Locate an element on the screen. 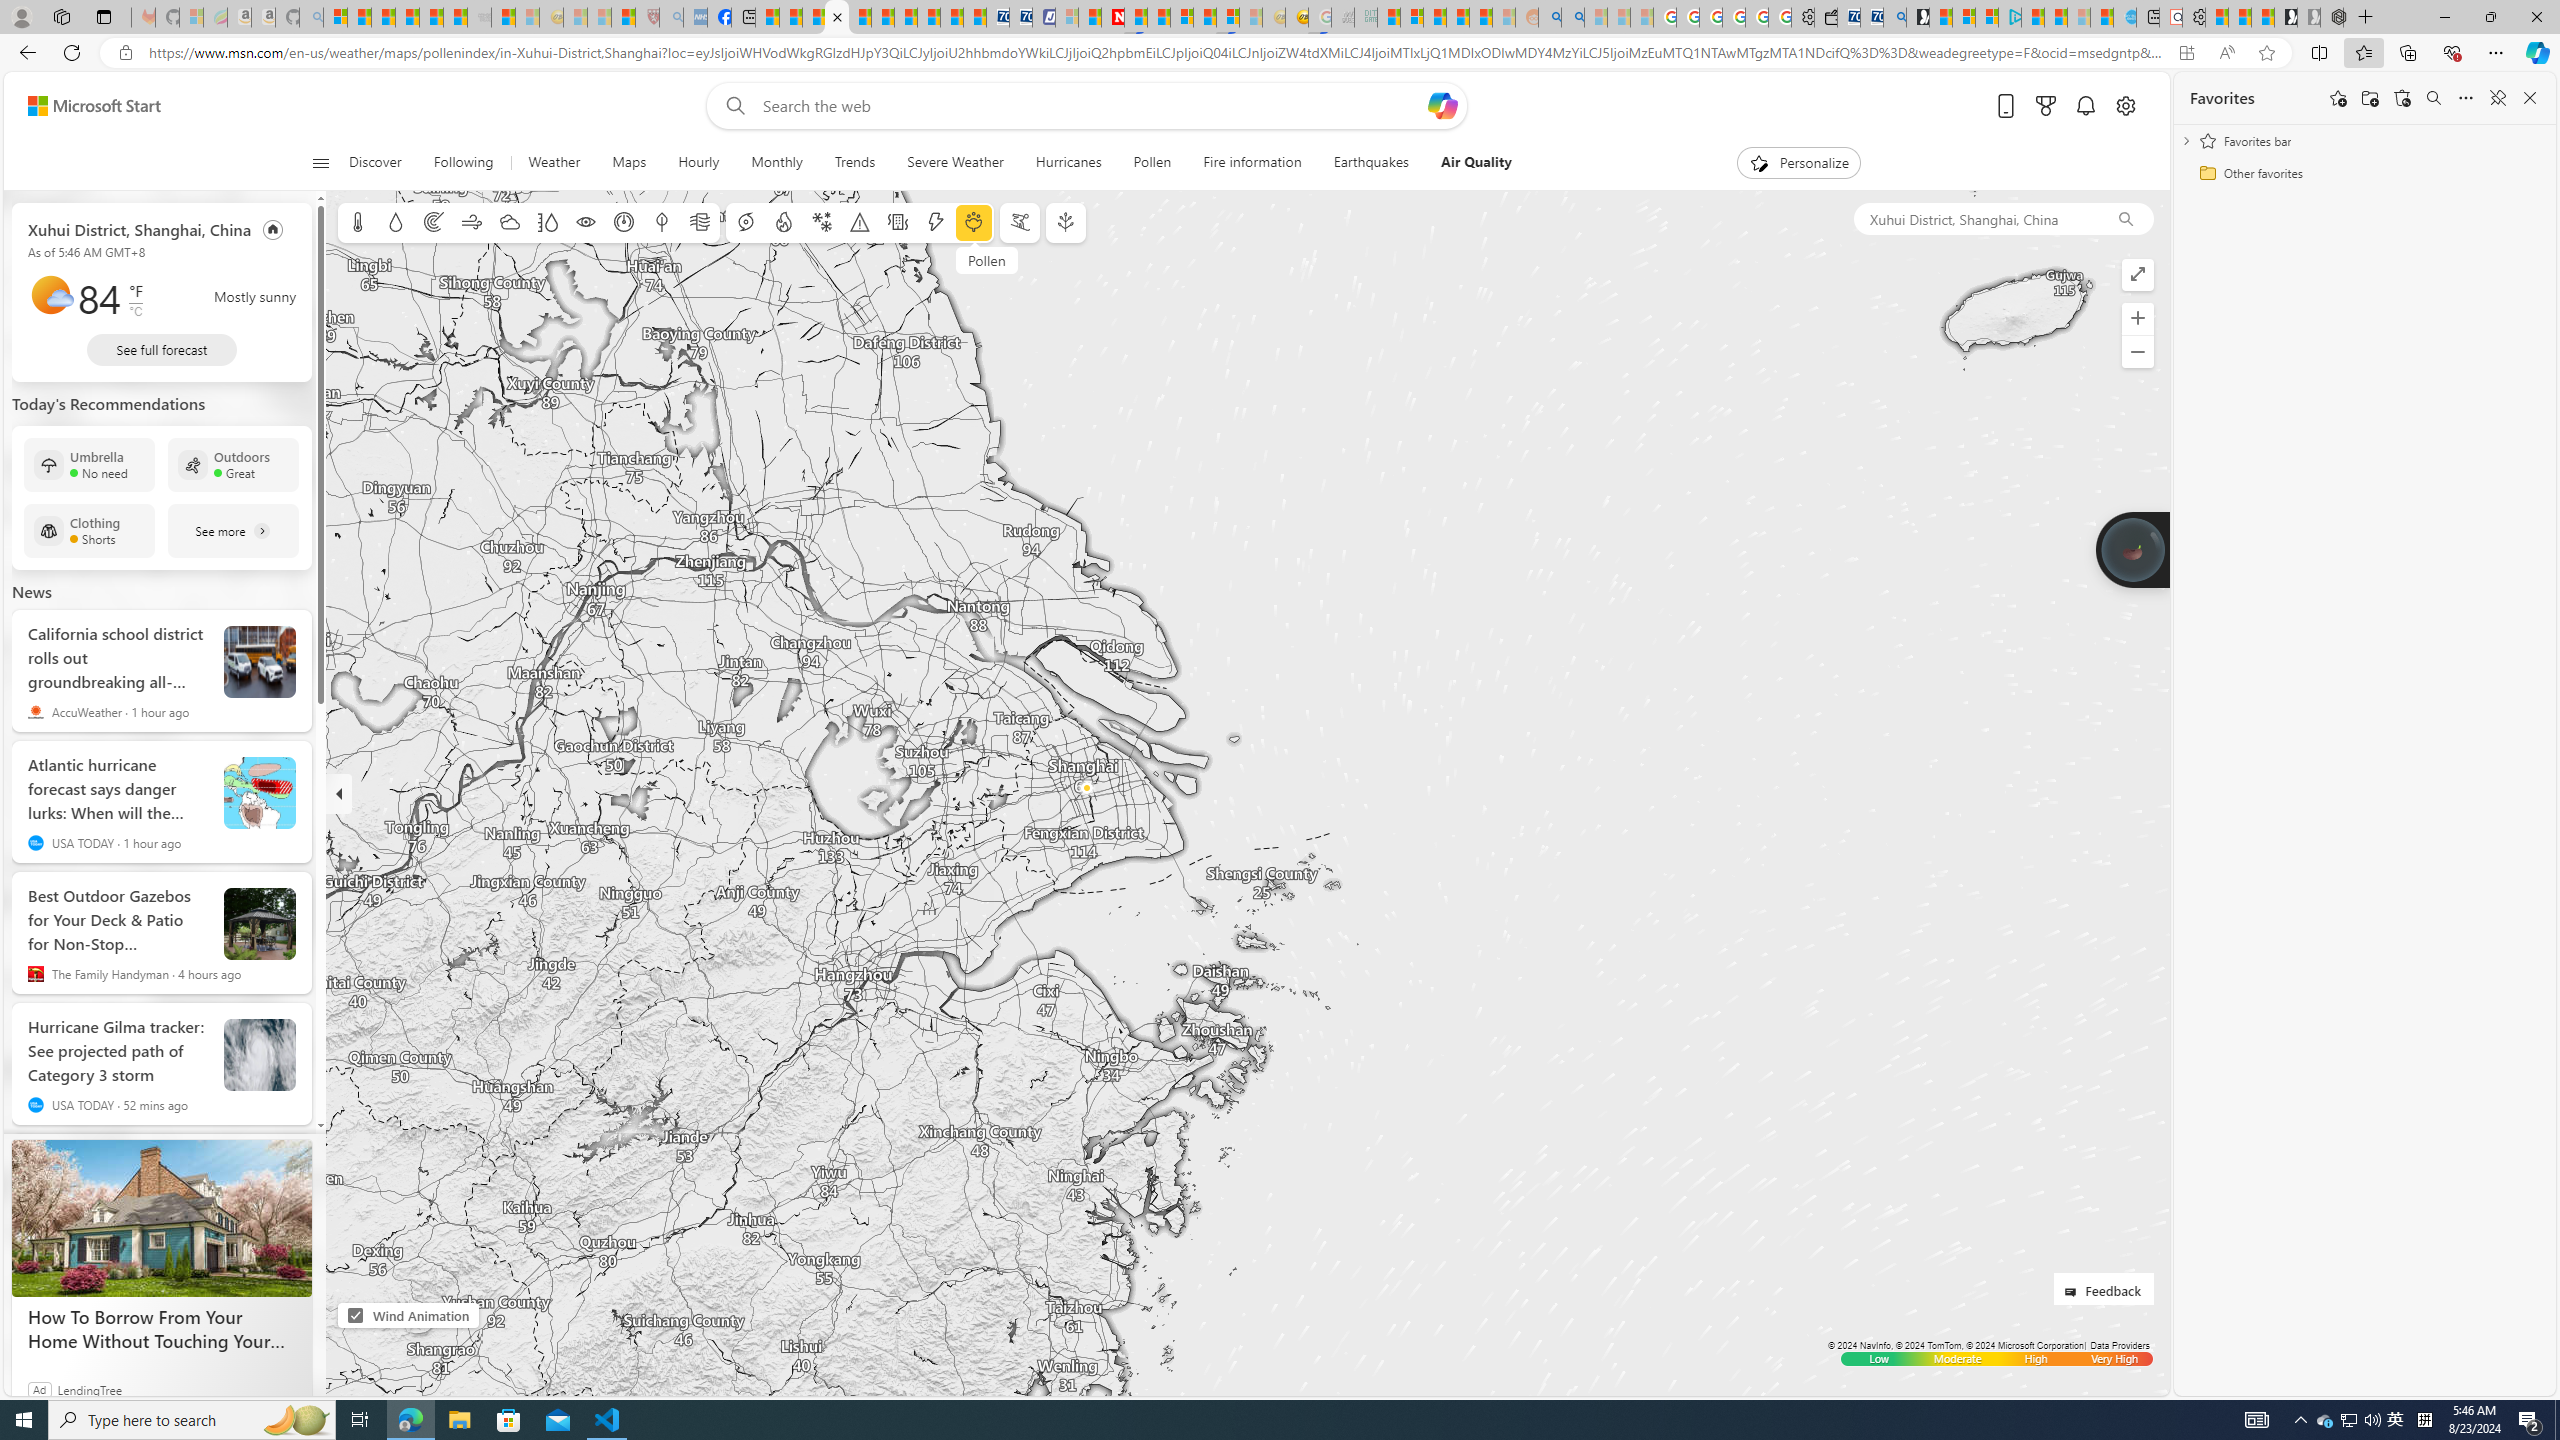 This screenshot has height=1440, width=2560. 'Ski conditions' is located at coordinates (1018, 222).